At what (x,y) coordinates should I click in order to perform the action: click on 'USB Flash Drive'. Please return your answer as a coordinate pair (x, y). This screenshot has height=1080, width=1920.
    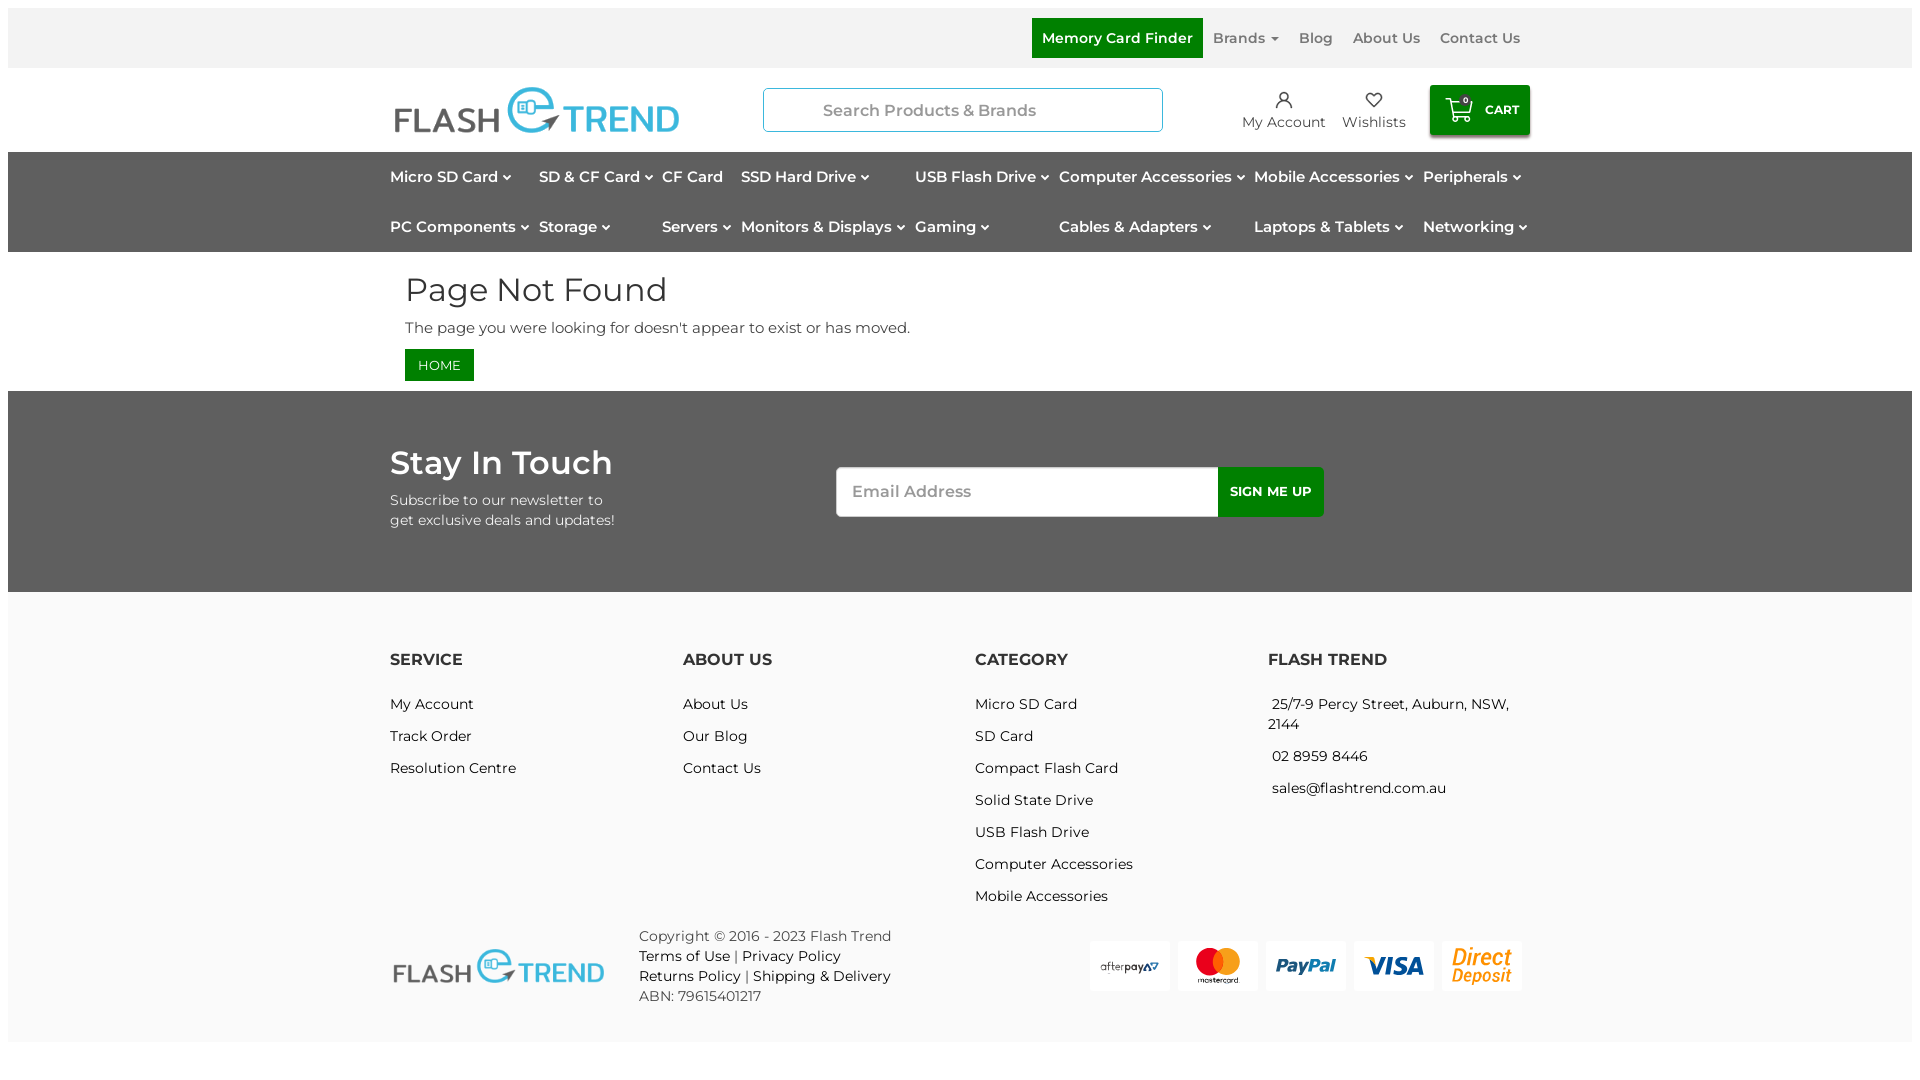
    Looking at the image, I should click on (1105, 832).